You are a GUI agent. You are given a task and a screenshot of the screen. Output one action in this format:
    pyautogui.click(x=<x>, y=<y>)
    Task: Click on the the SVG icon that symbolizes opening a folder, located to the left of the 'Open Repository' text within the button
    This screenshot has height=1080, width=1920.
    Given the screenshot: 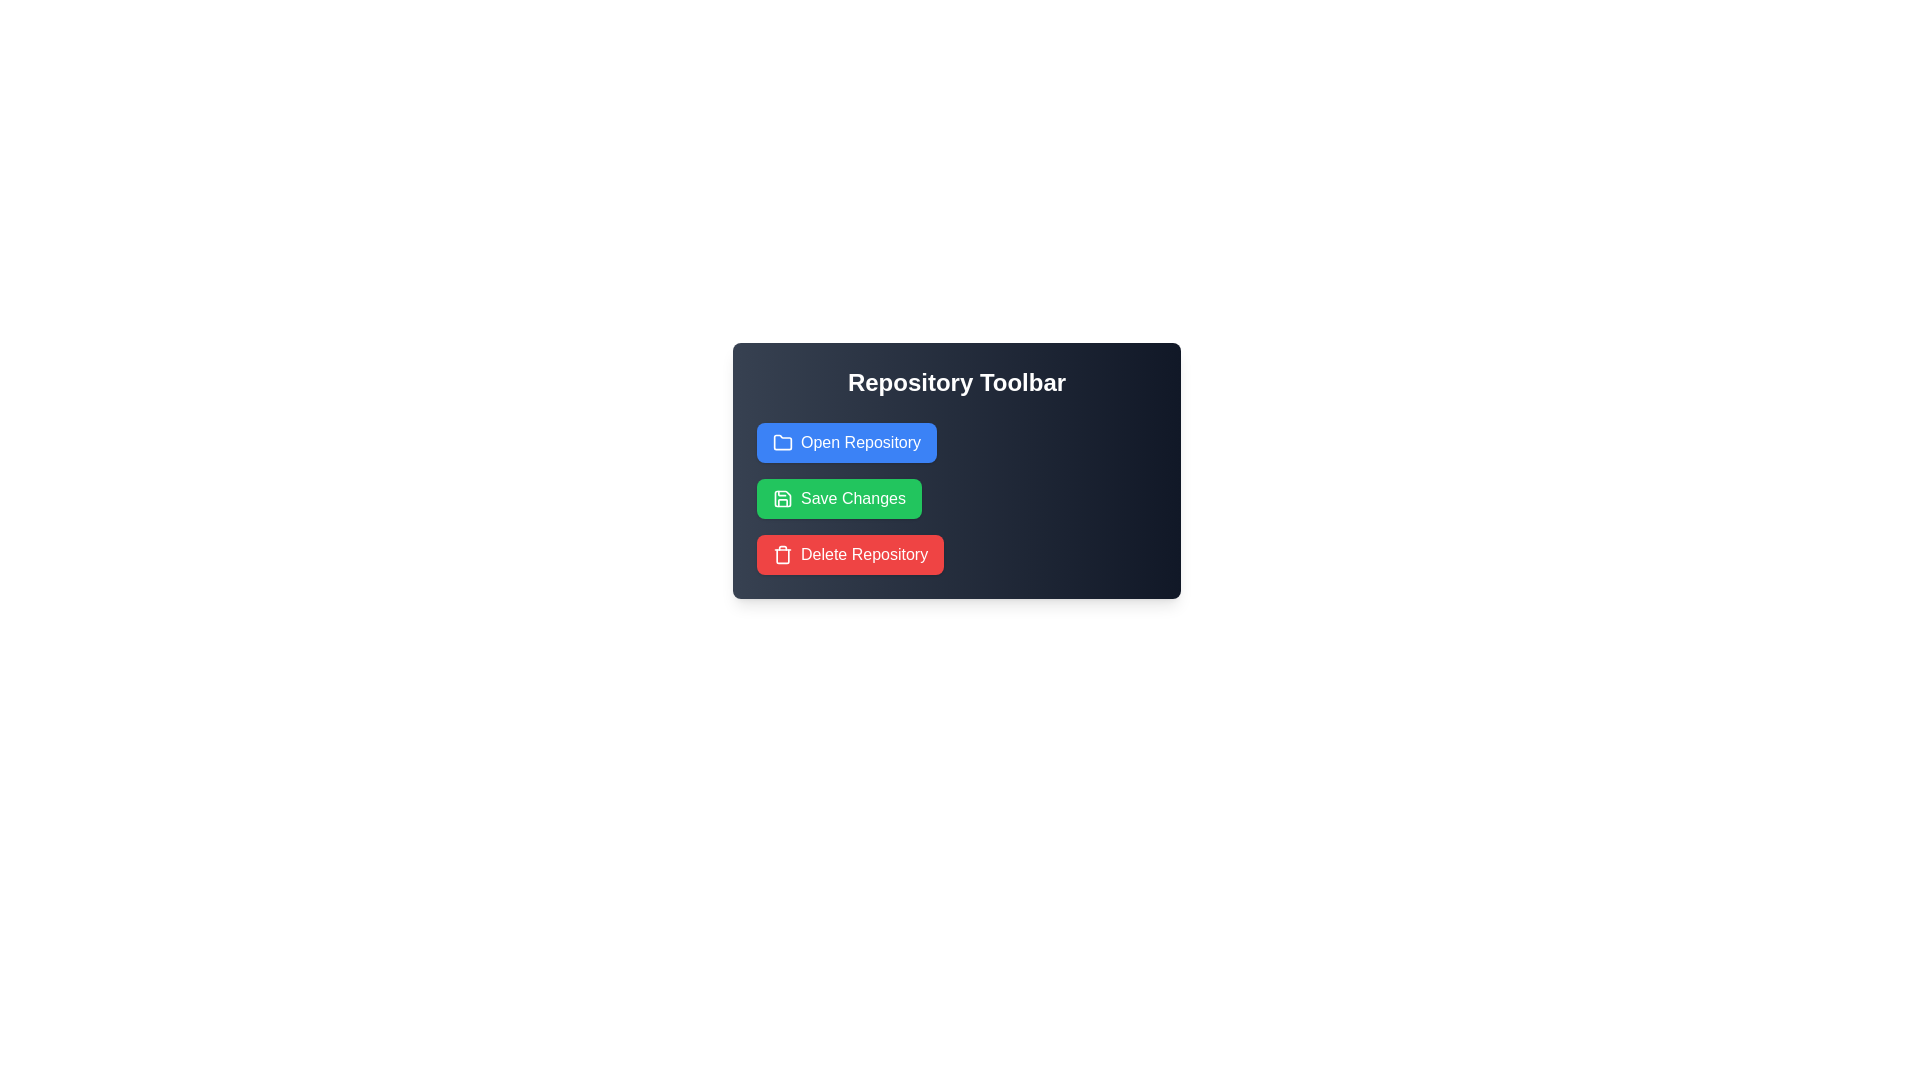 What is the action you would take?
    pyautogui.click(x=781, y=442)
    